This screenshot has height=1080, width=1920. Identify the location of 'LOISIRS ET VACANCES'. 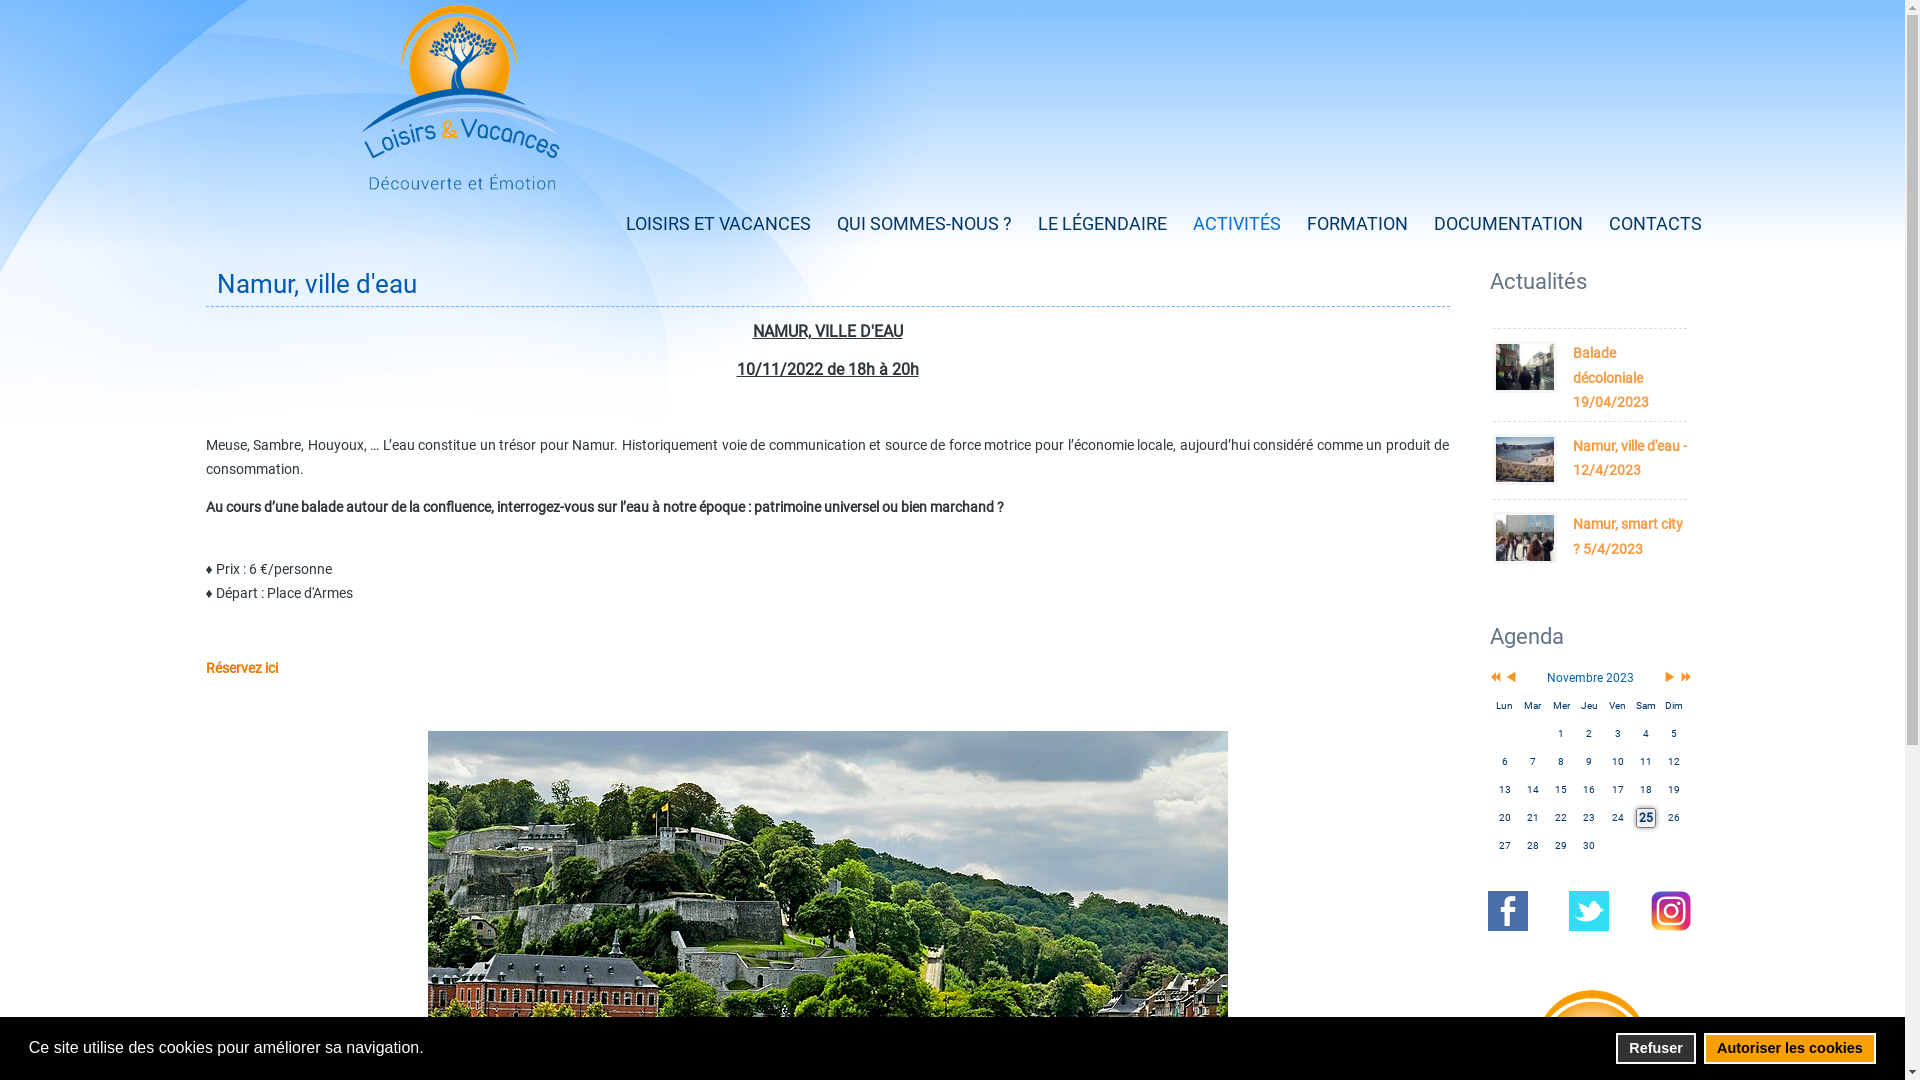
(718, 223).